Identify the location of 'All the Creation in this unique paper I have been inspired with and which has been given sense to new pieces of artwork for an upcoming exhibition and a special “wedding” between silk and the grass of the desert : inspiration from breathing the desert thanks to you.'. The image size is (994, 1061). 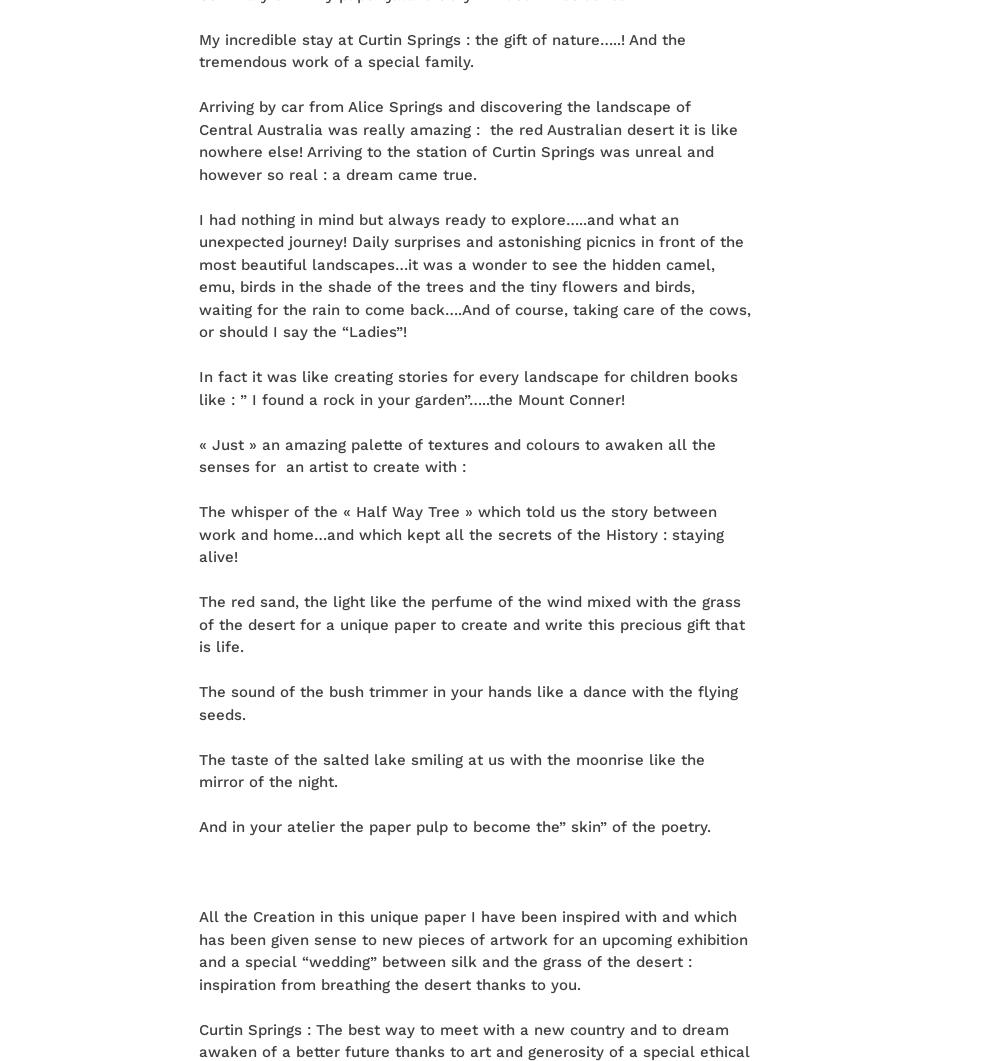
(472, 949).